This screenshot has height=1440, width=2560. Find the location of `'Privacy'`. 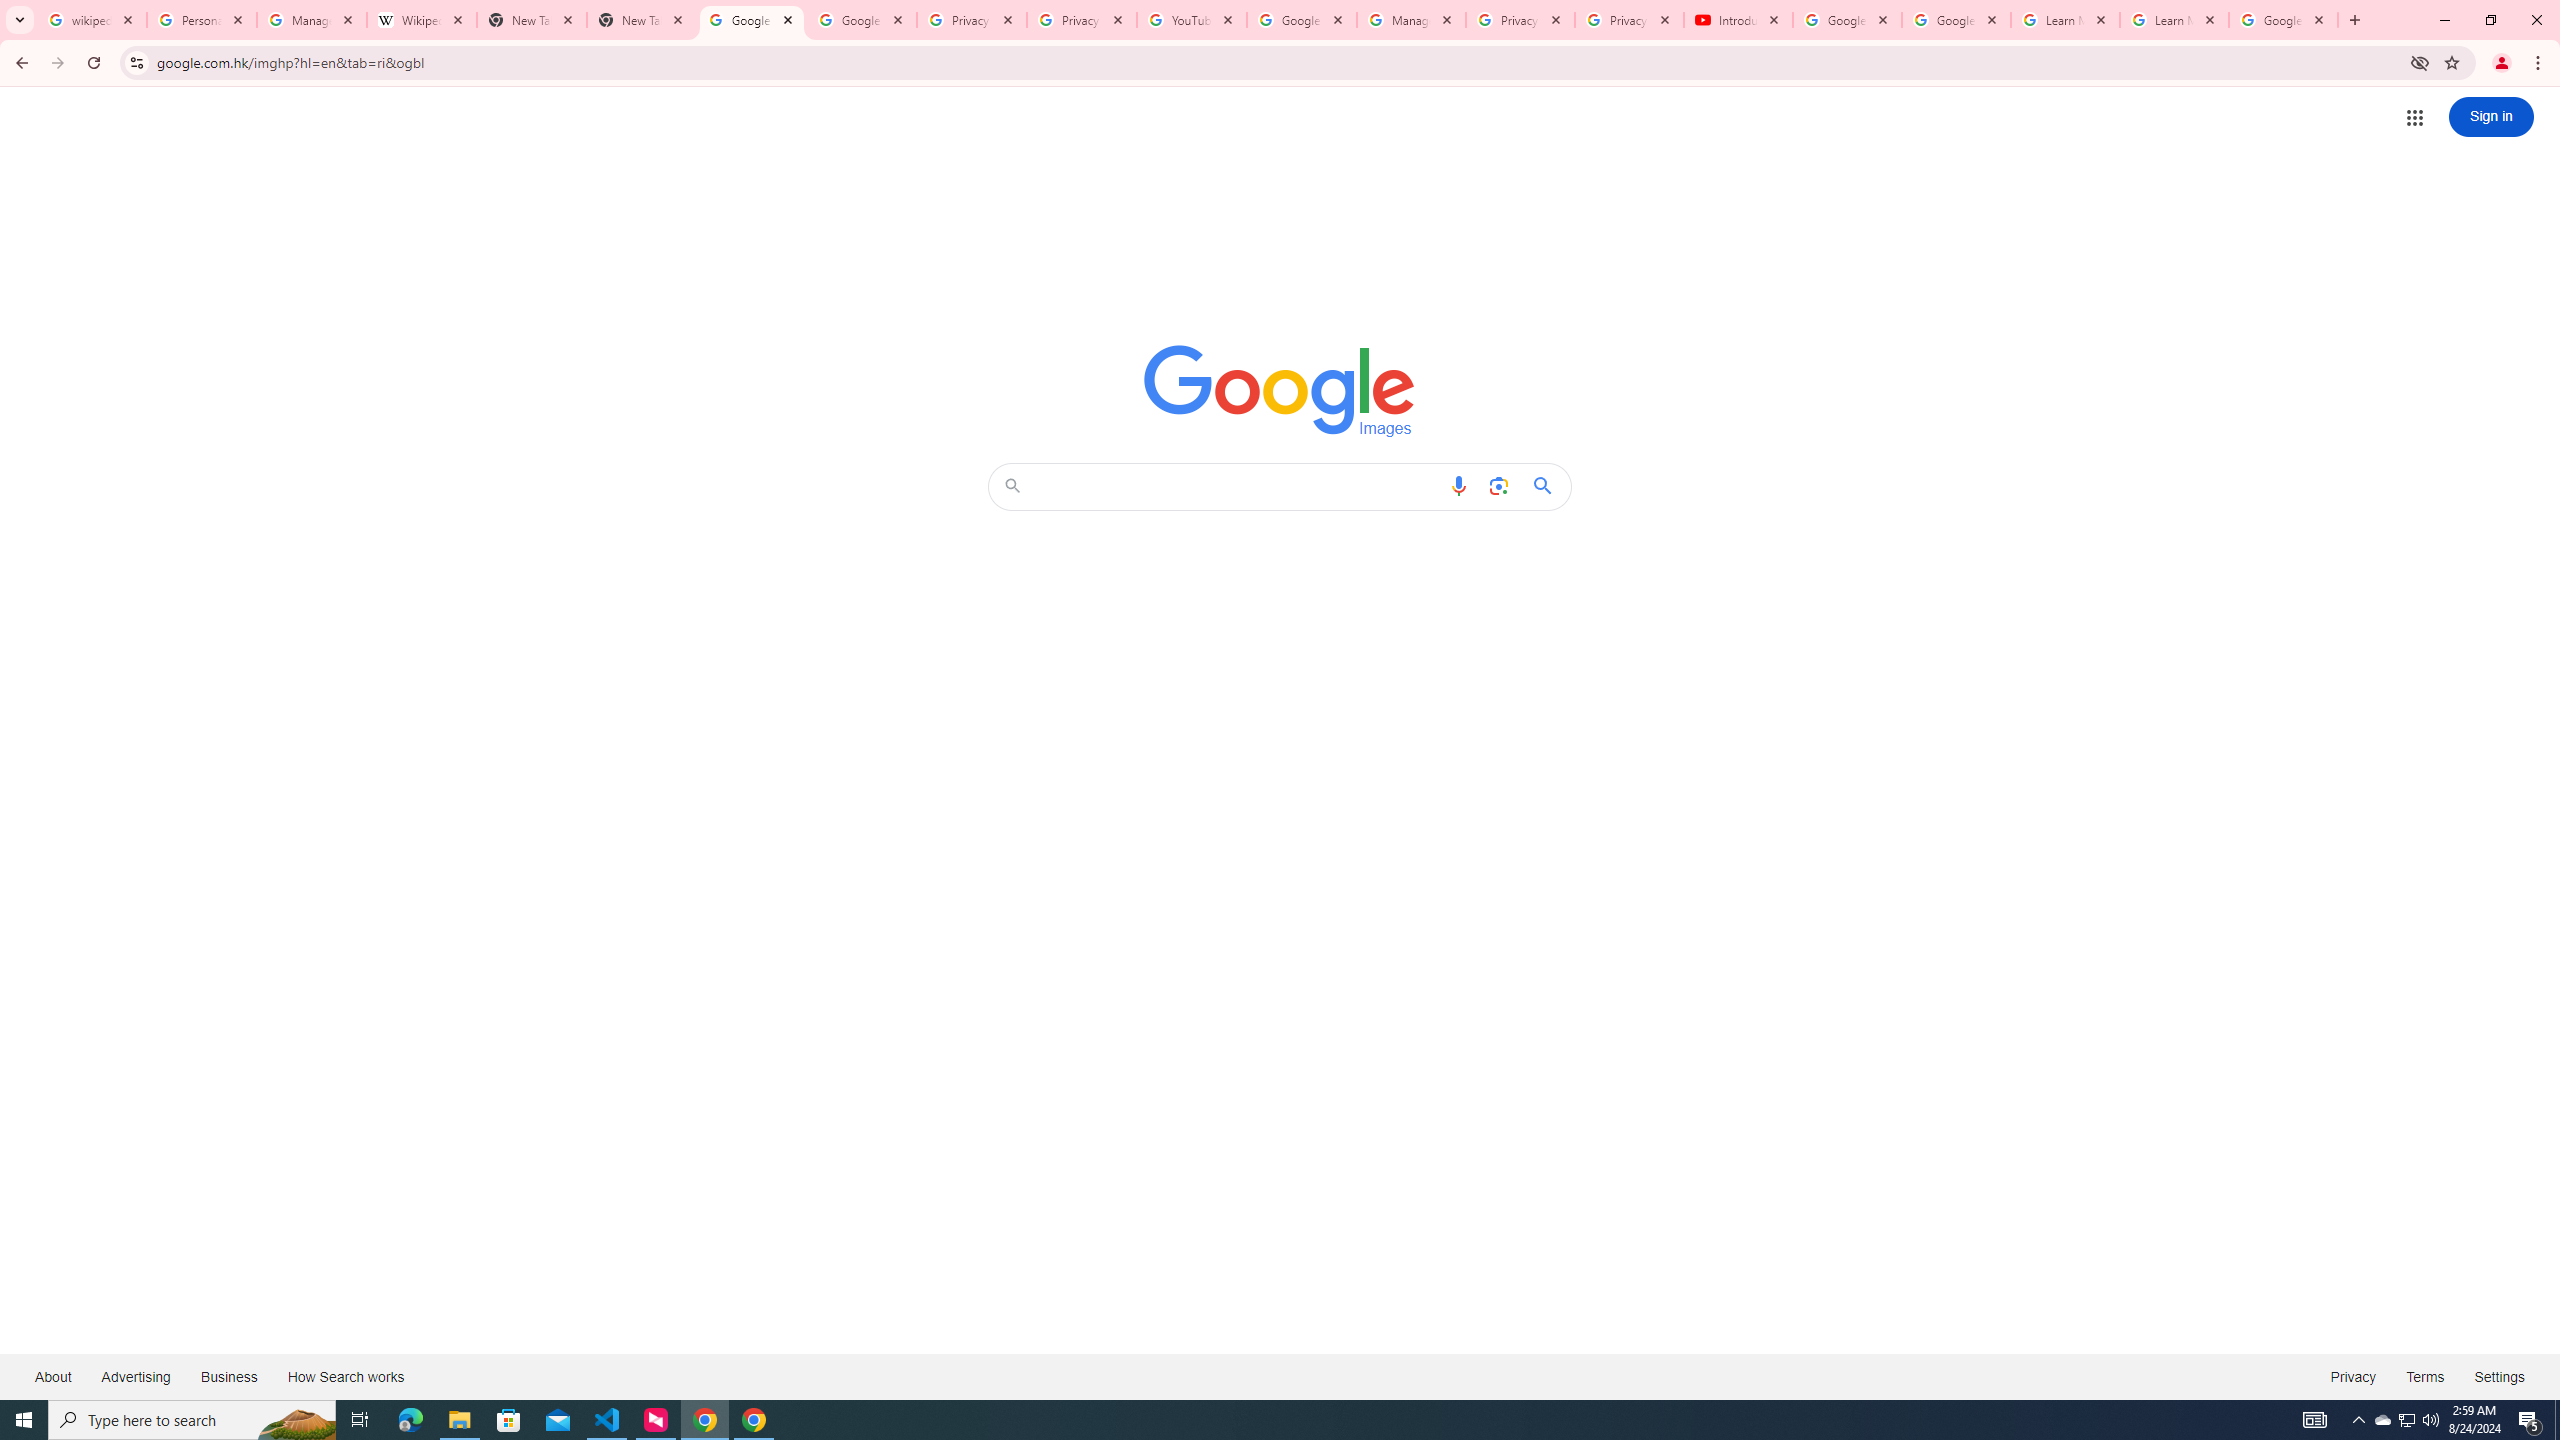

'Privacy' is located at coordinates (2352, 1375).